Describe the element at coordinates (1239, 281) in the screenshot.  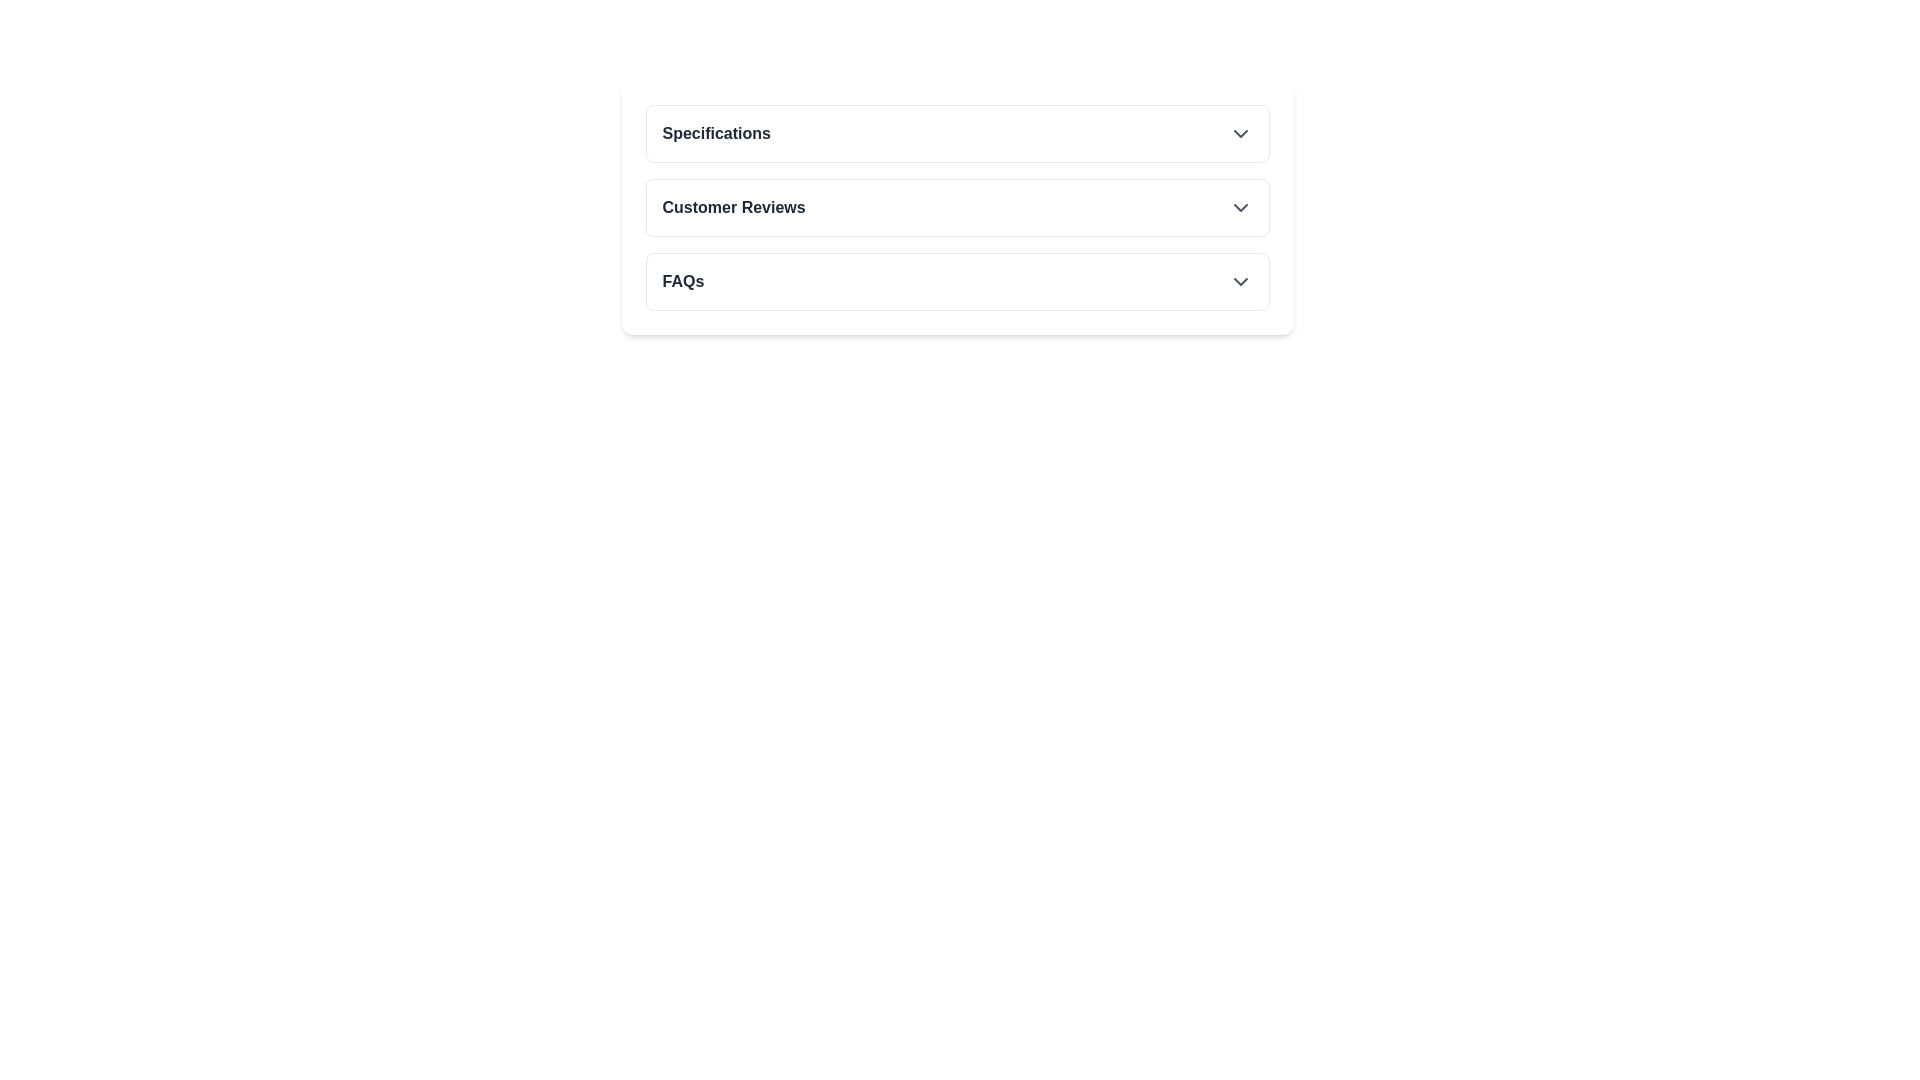
I see `the toggle icon for the 'FAQs' section` at that location.